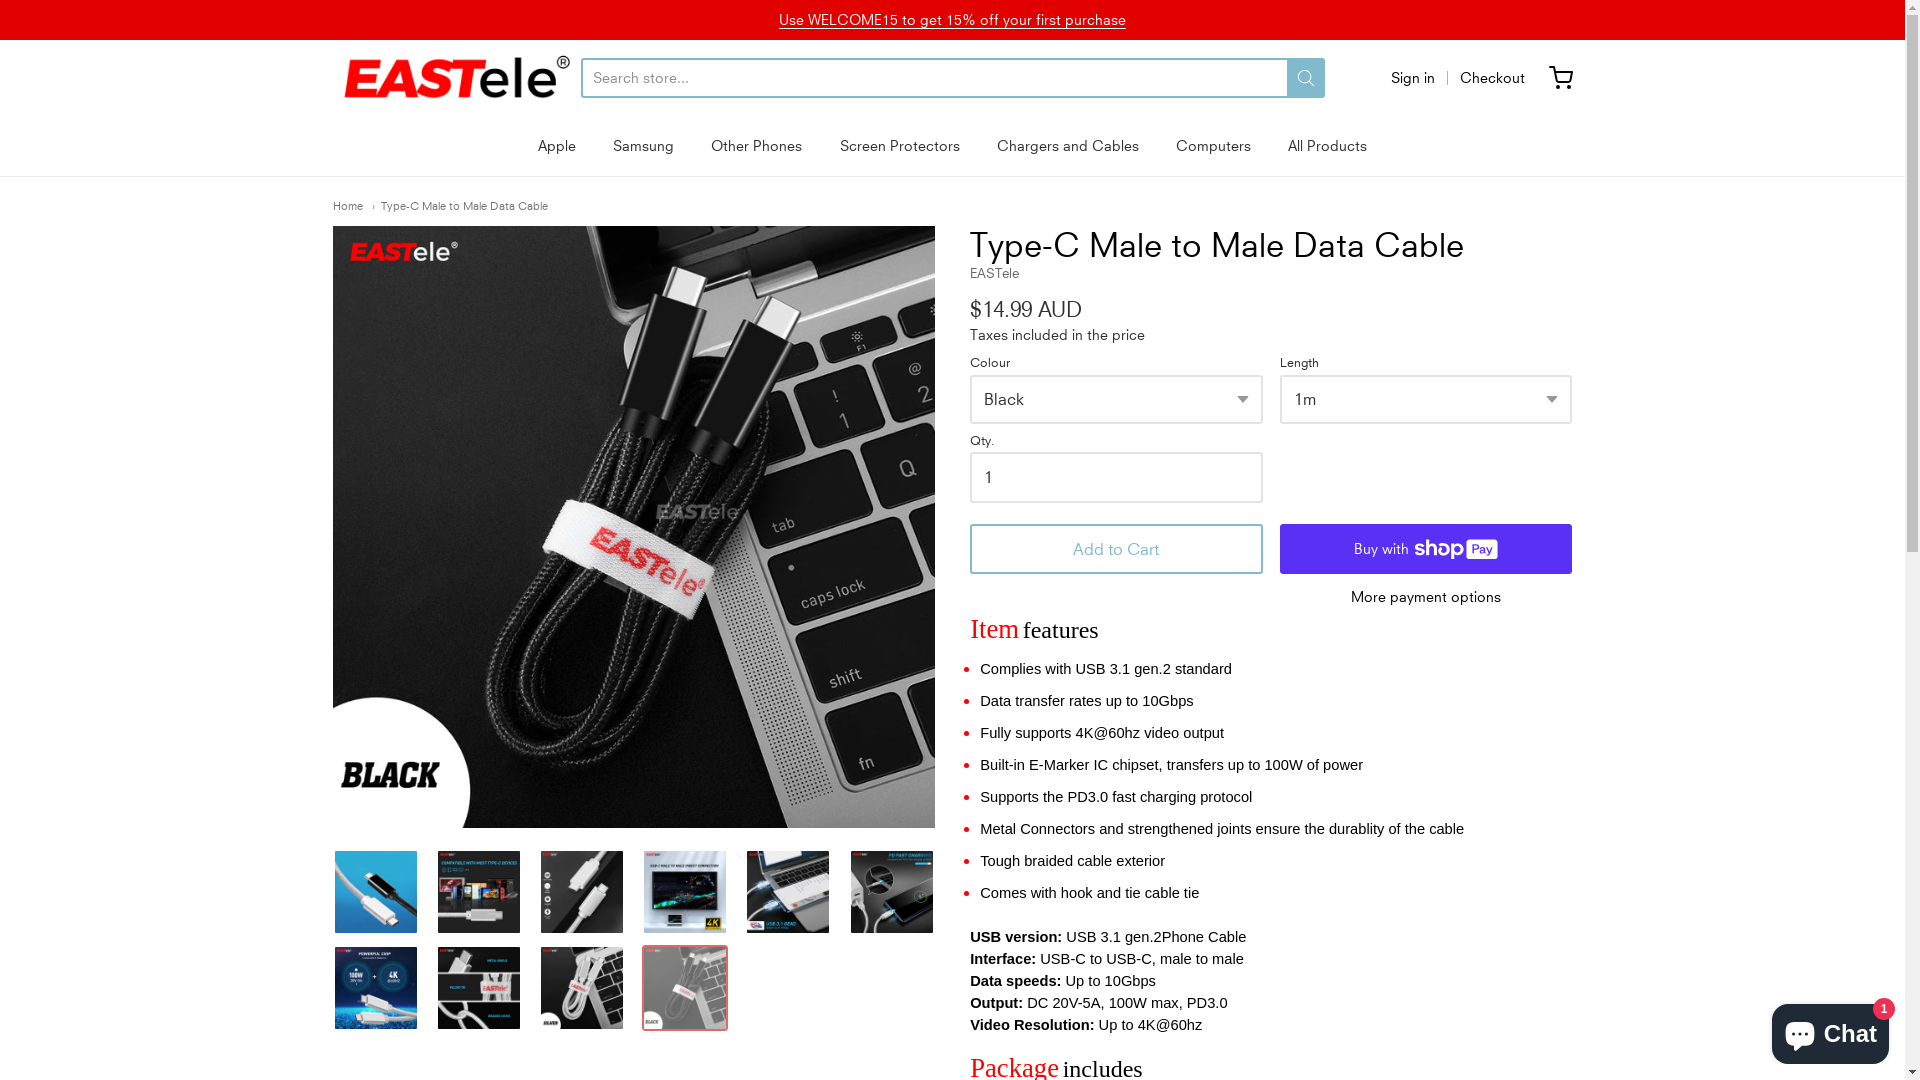 This screenshot has width=1920, height=1080. Describe the element at coordinates (1327, 145) in the screenshot. I see `'All Products'` at that location.